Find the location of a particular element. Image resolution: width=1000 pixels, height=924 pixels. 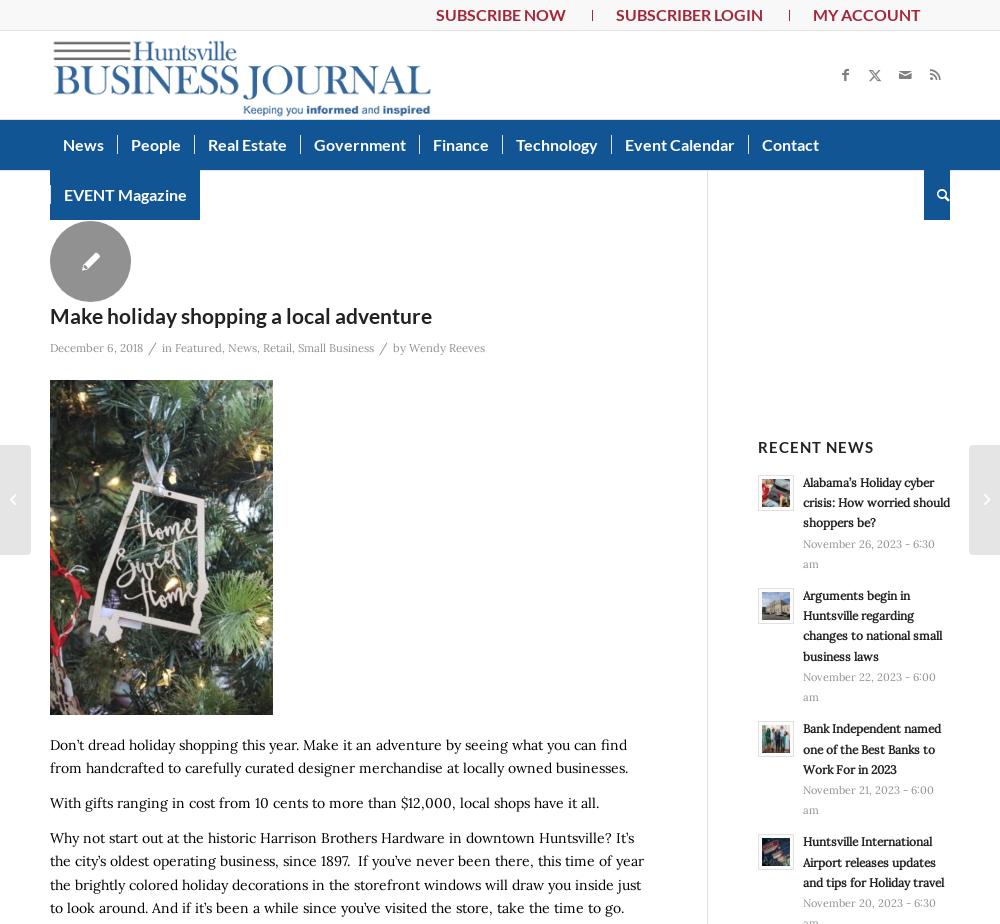

'Career' is located at coordinates (156, 186).